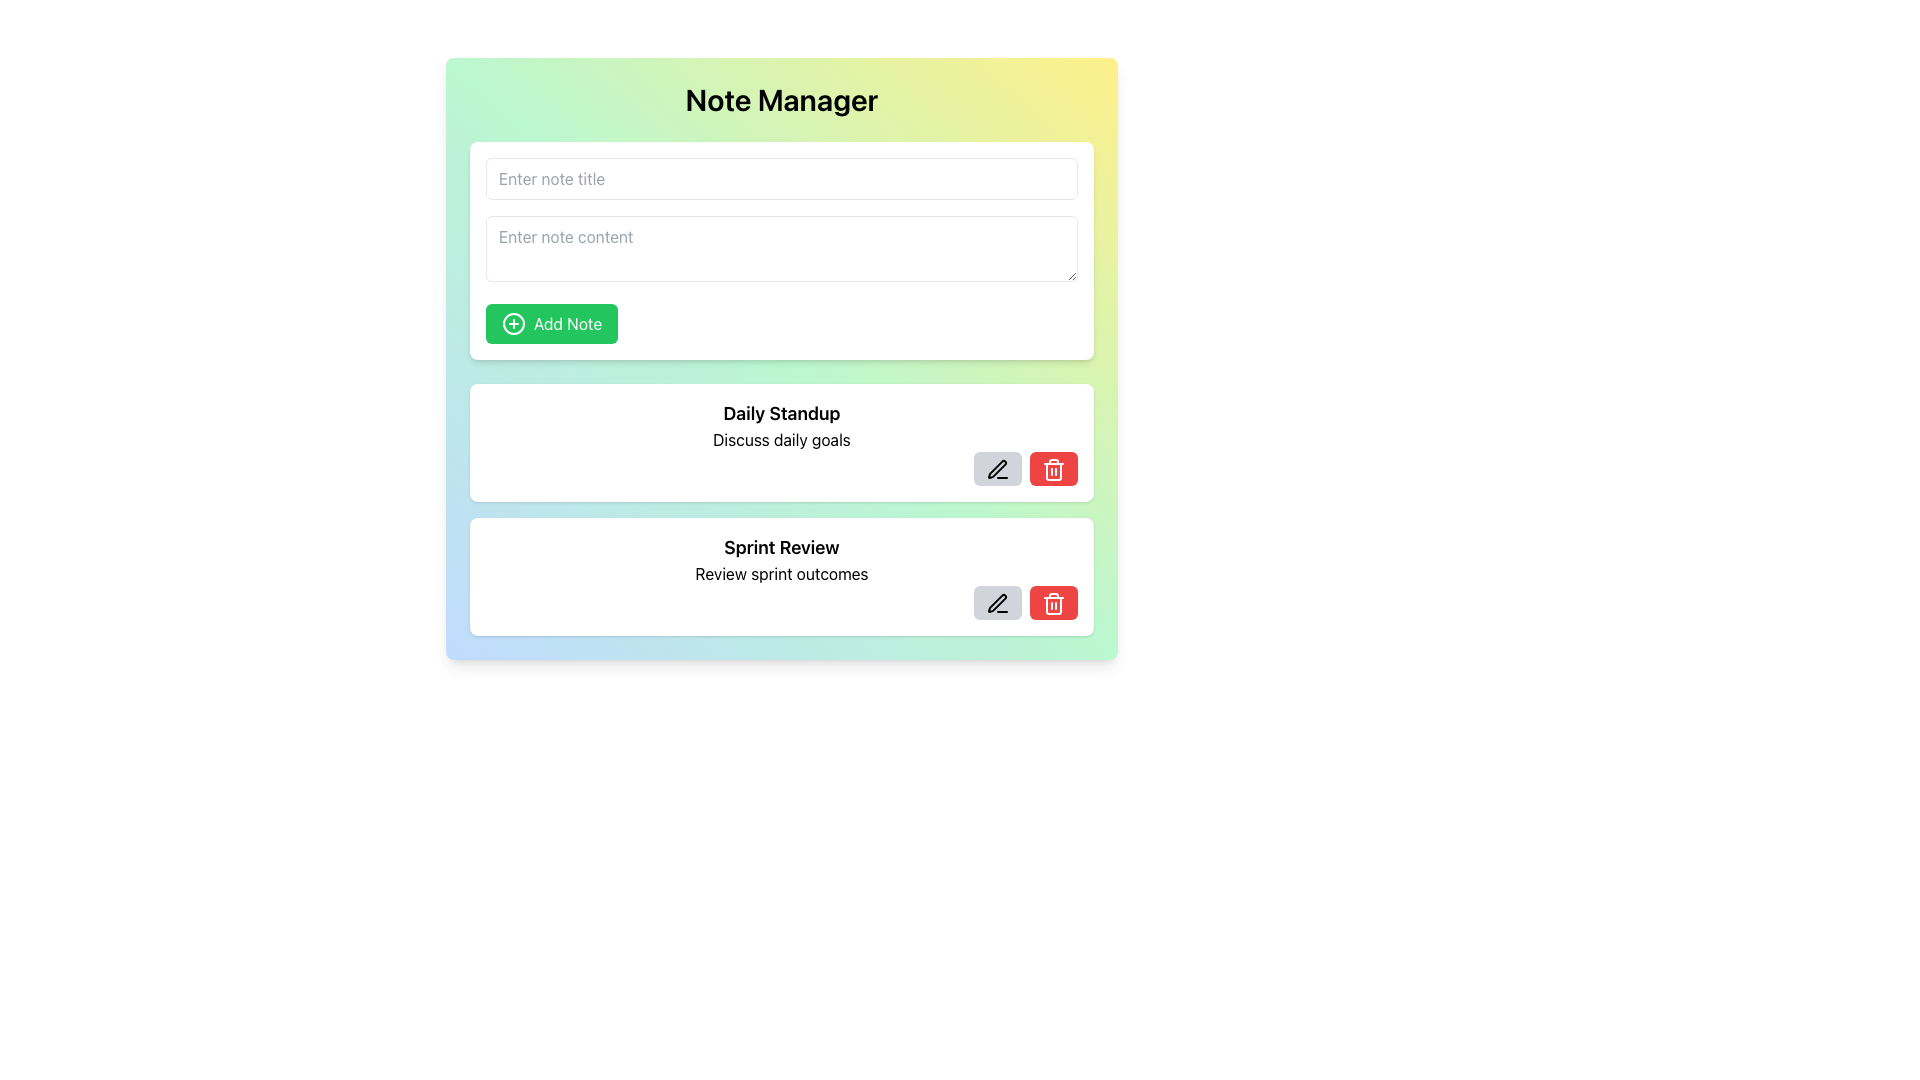  Describe the element at coordinates (781, 412) in the screenshot. I see `the header text label for the note that indicates its subject or theme, located above the text 'Discuss daily goals' within the first note displayed` at that location.